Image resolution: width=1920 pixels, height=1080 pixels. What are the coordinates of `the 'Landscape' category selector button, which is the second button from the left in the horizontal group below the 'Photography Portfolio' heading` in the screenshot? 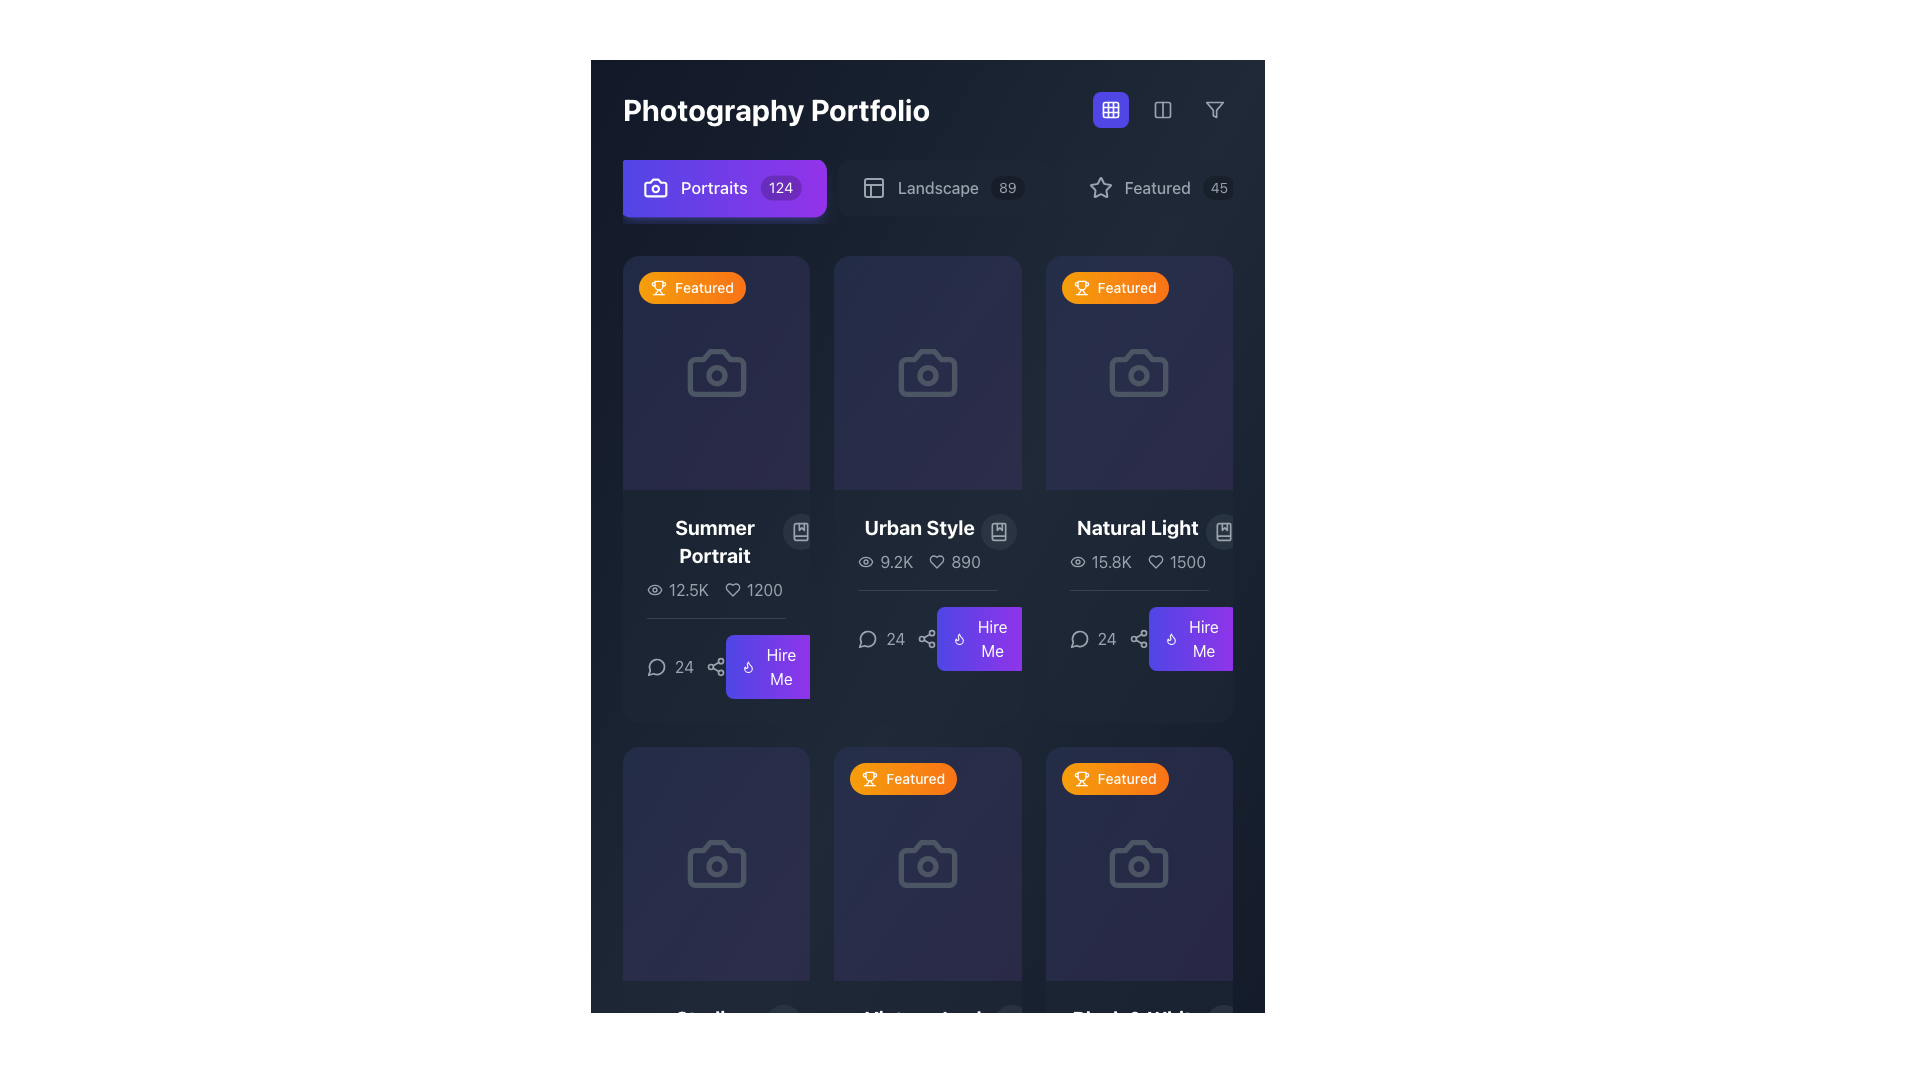 It's located at (942, 188).